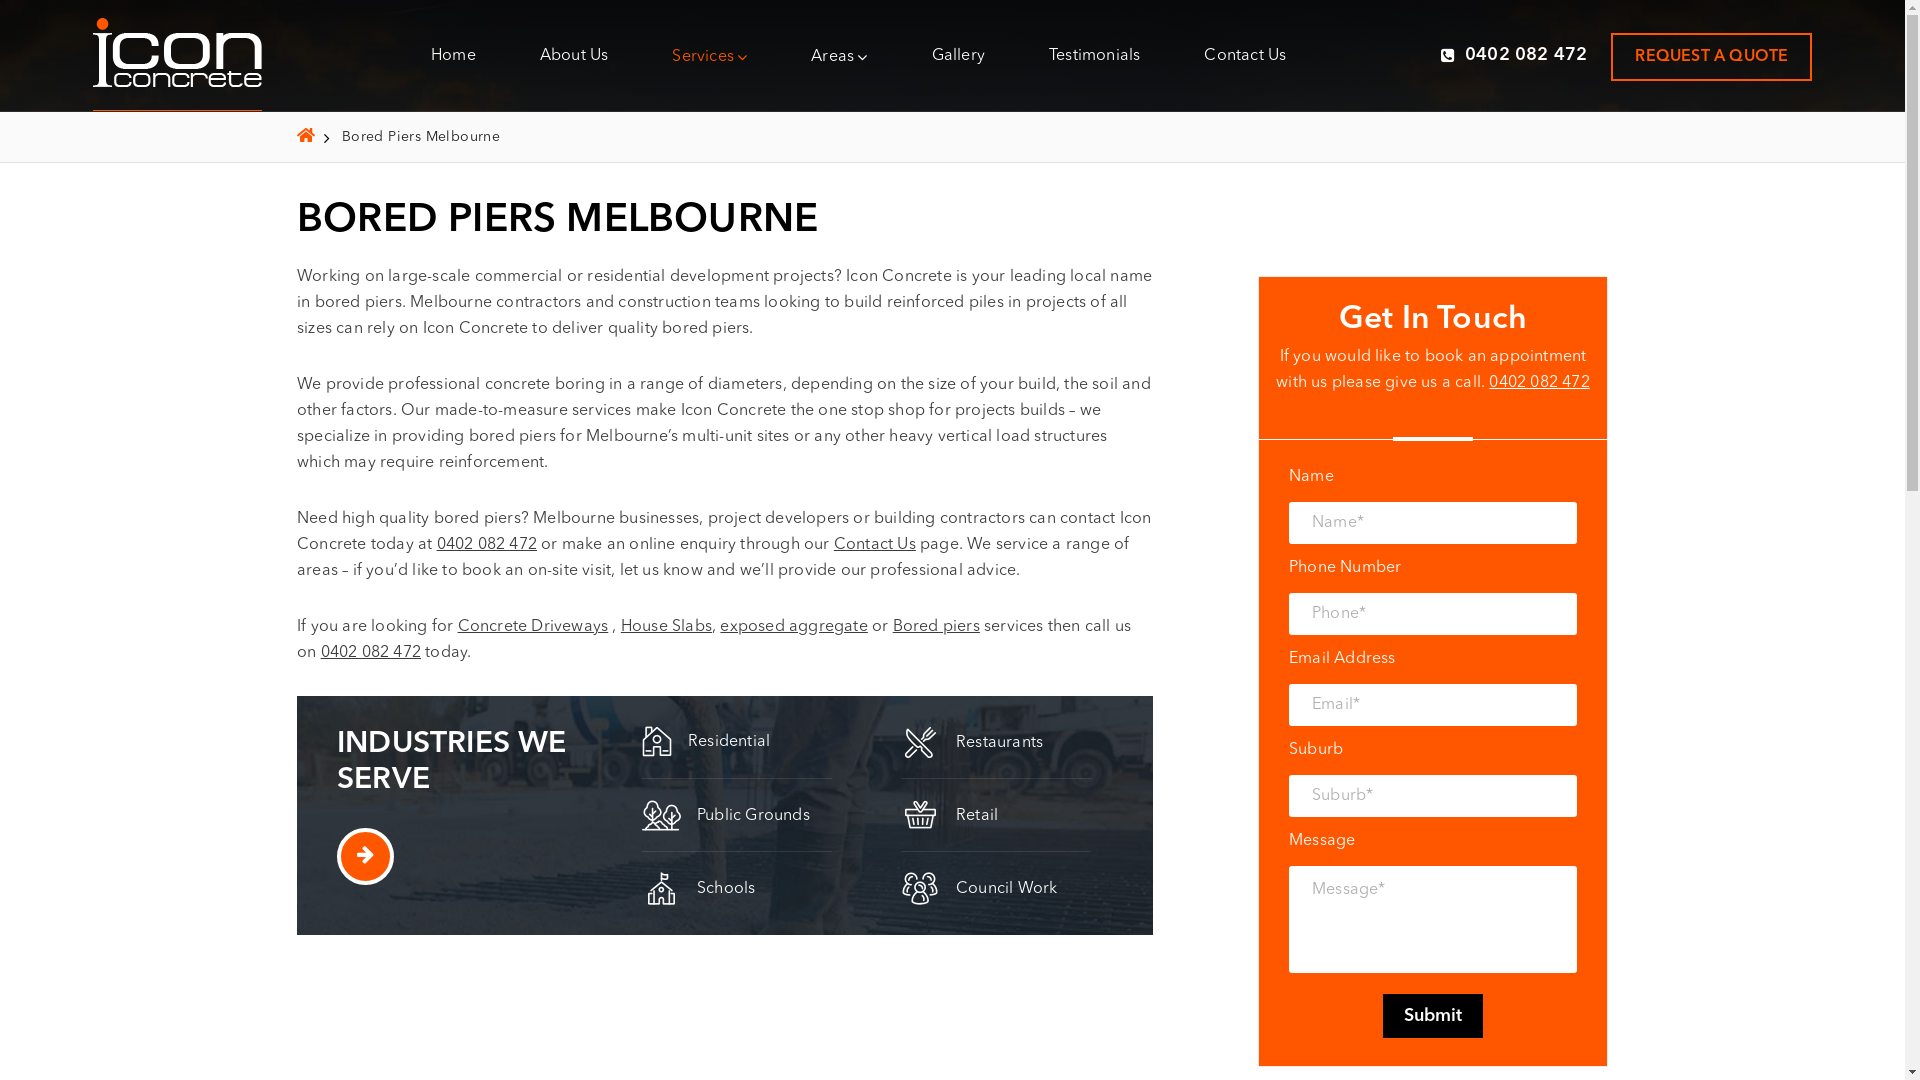 The image size is (1920, 1080). I want to click on 'Gallery', so click(957, 53).